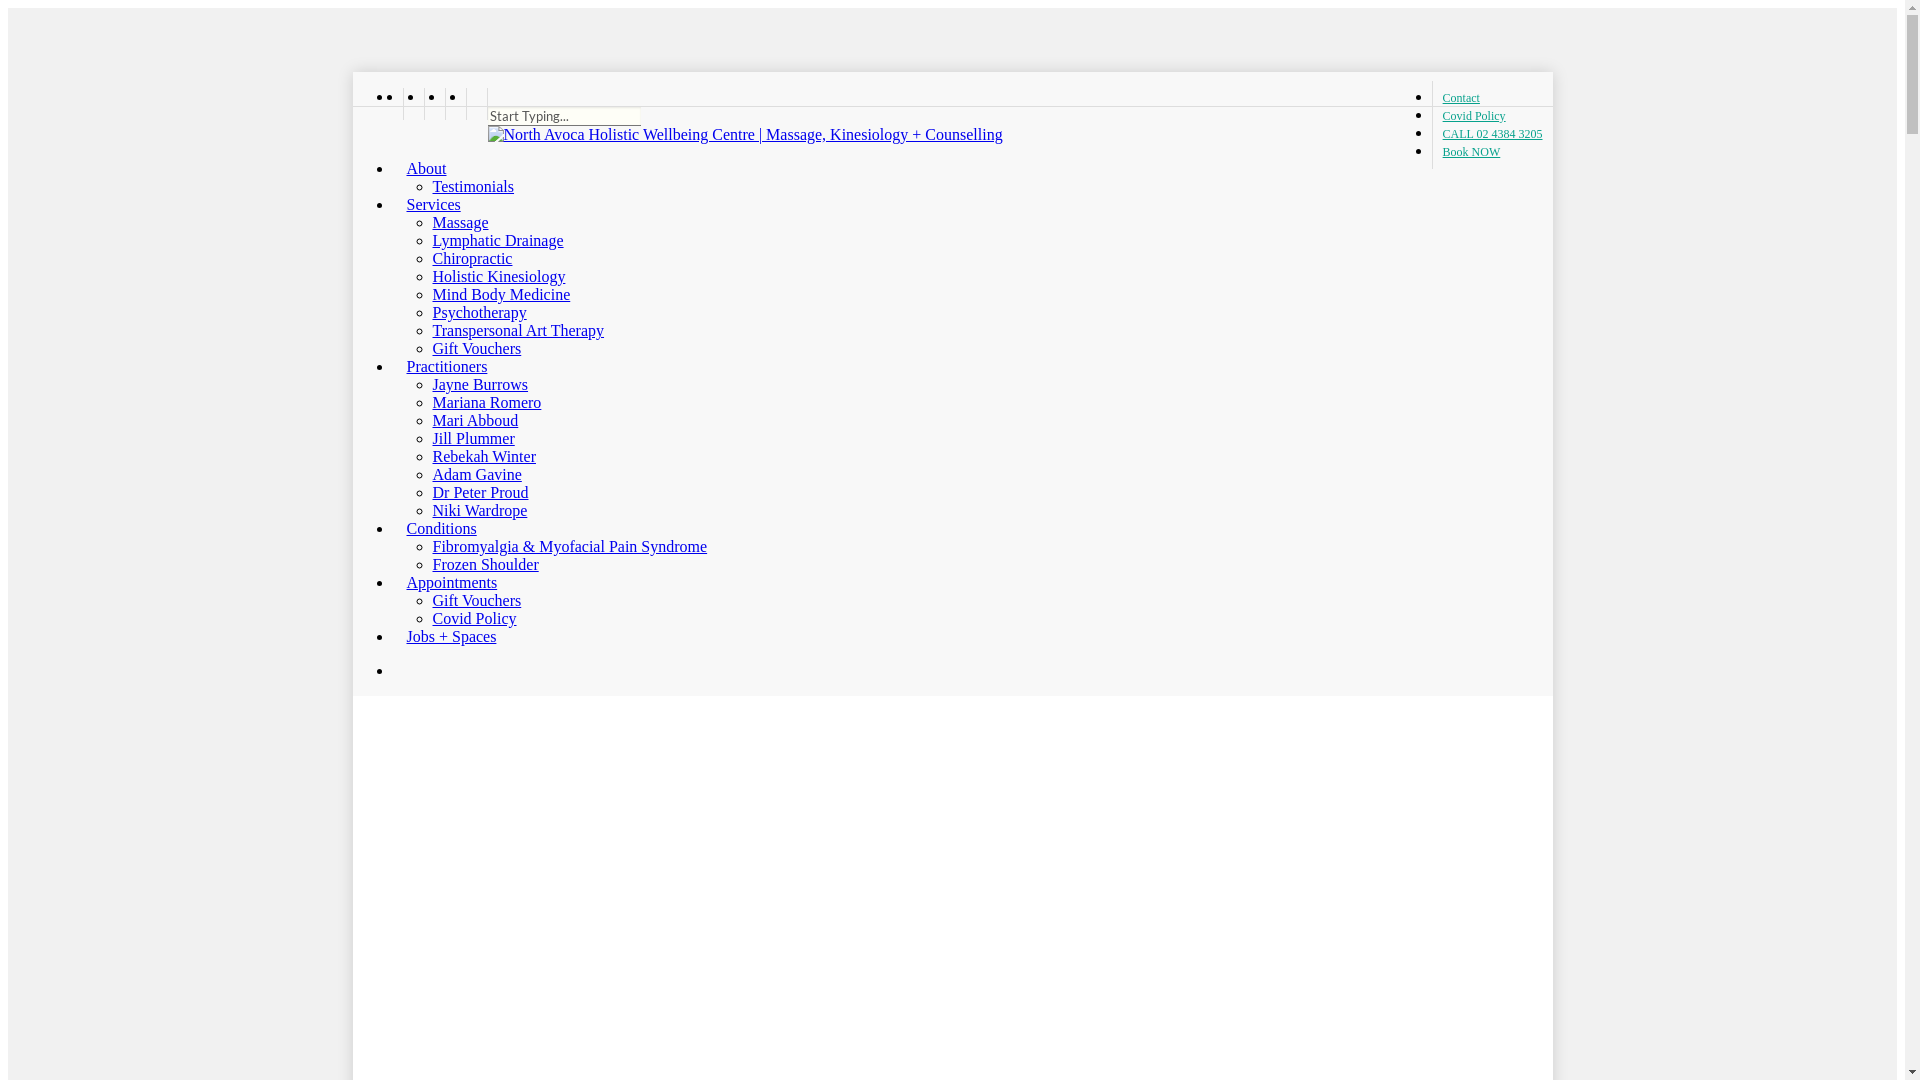 Image resolution: width=1920 pixels, height=1080 pixels. Describe the element at coordinates (475, 104) in the screenshot. I see `'email'` at that location.